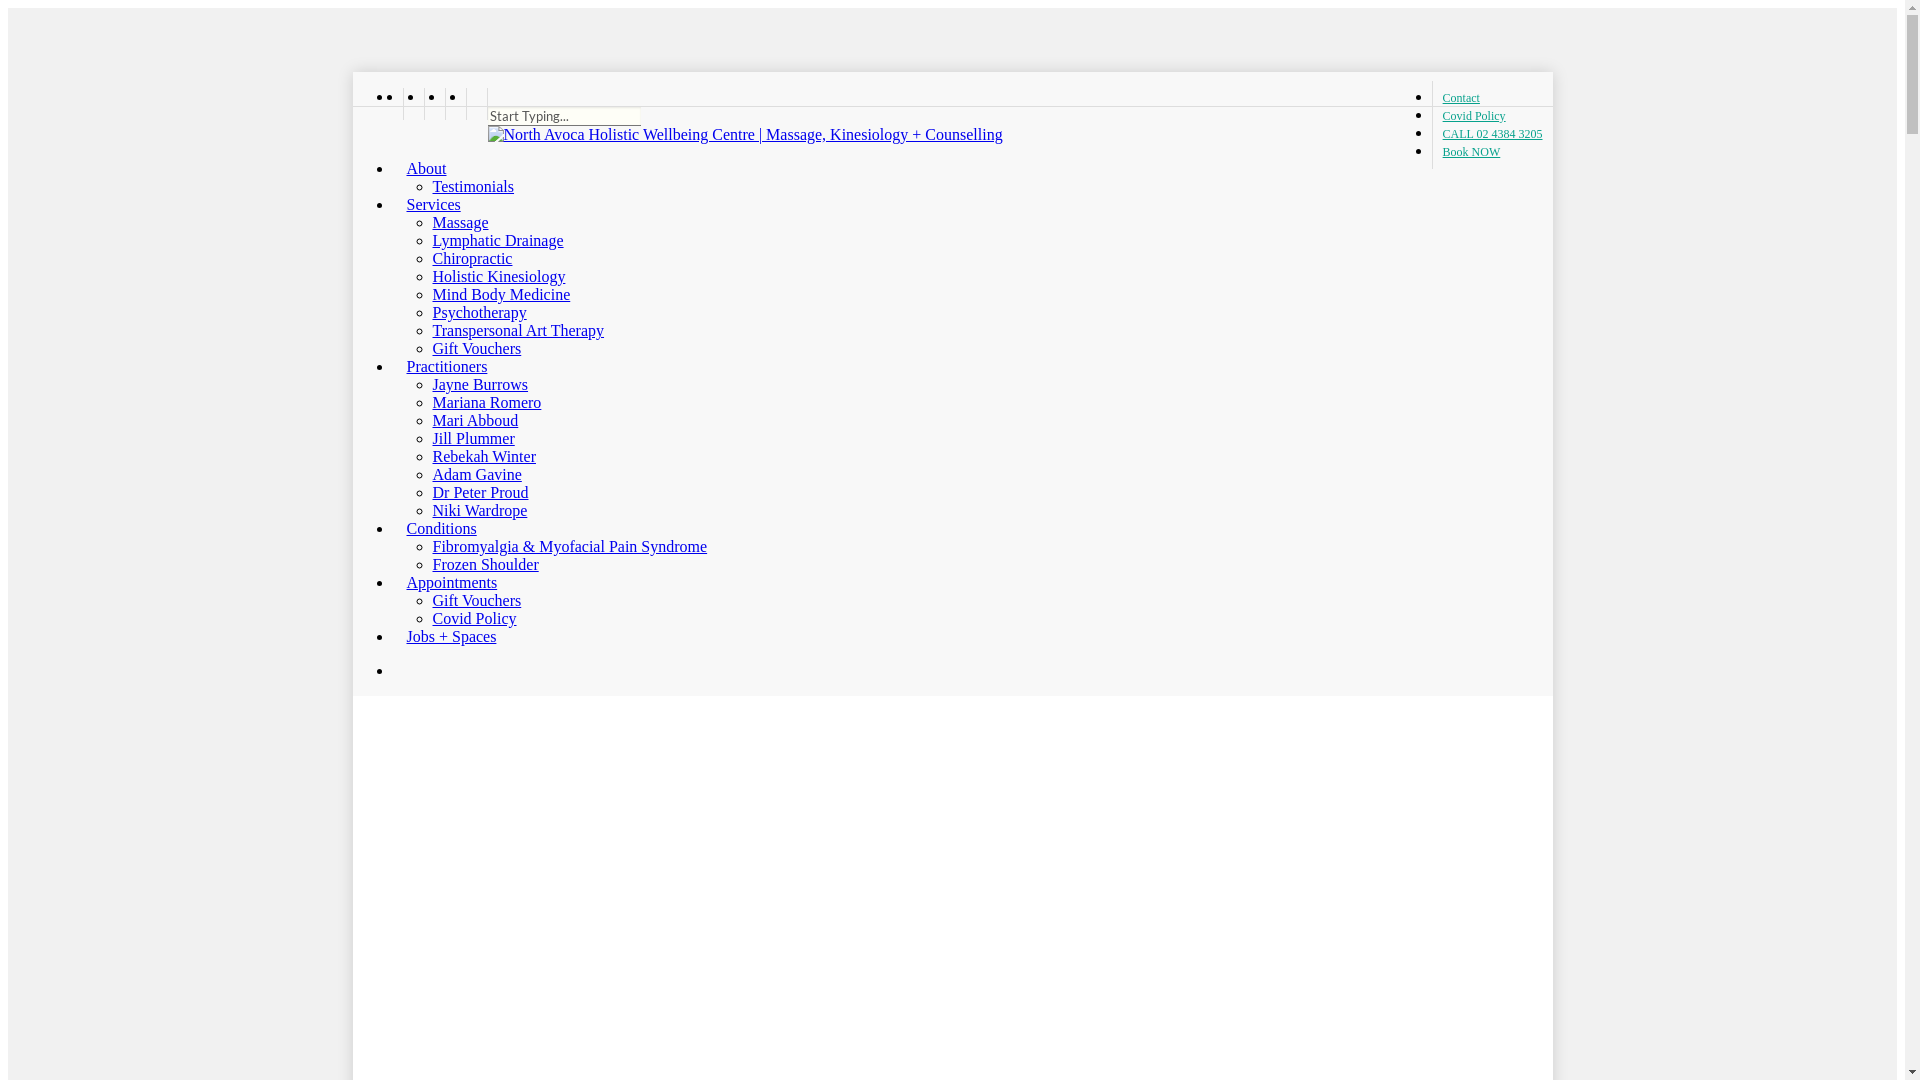 Image resolution: width=1920 pixels, height=1080 pixels. Describe the element at coordinates (475, 104) in the screenshot. I see `'email'` at that location.